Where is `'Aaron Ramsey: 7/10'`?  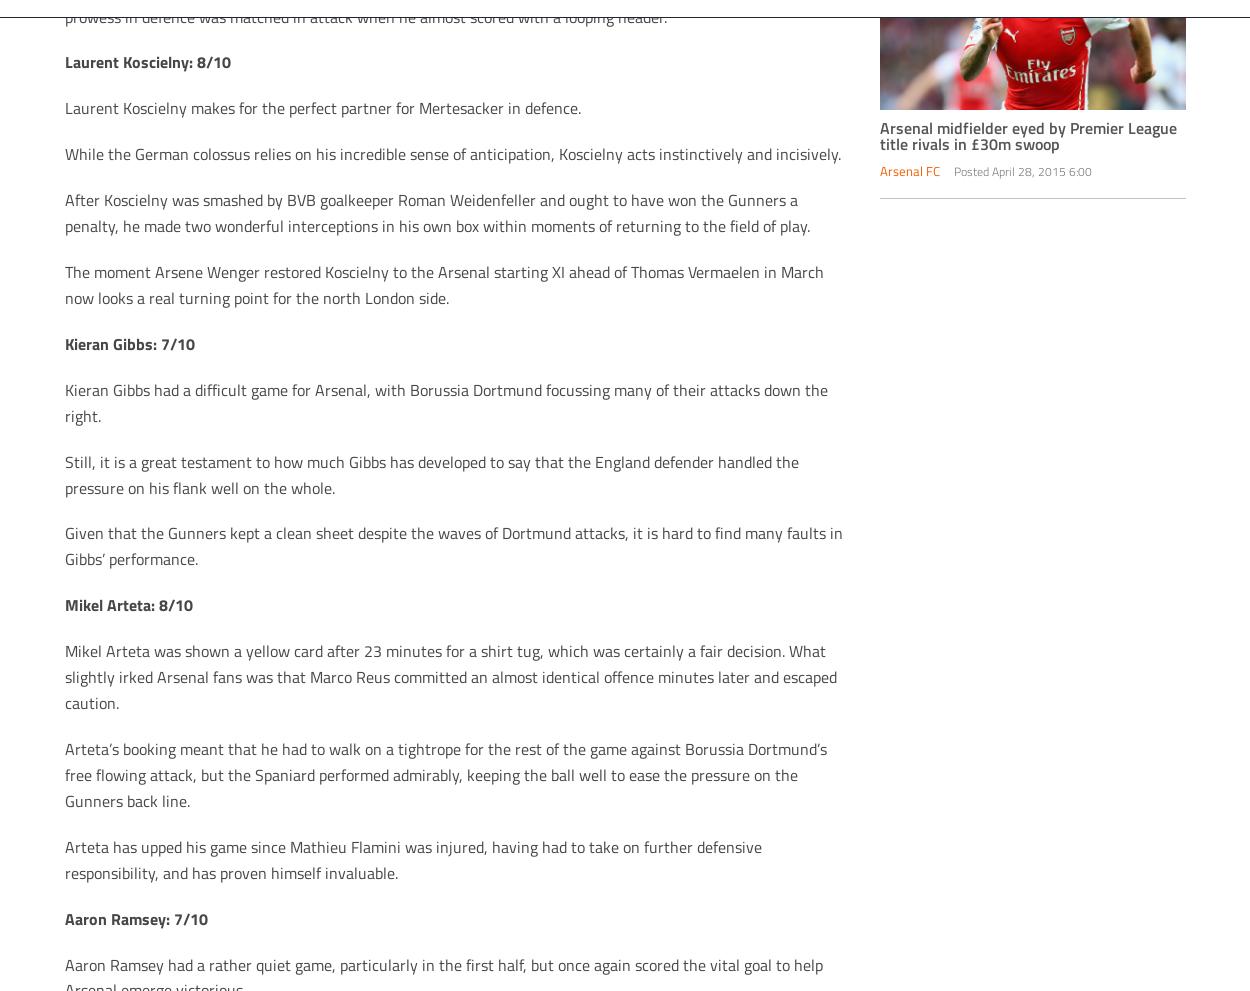 'Aaron Ramsey: 7/10' is located at coordinates (135, 916).